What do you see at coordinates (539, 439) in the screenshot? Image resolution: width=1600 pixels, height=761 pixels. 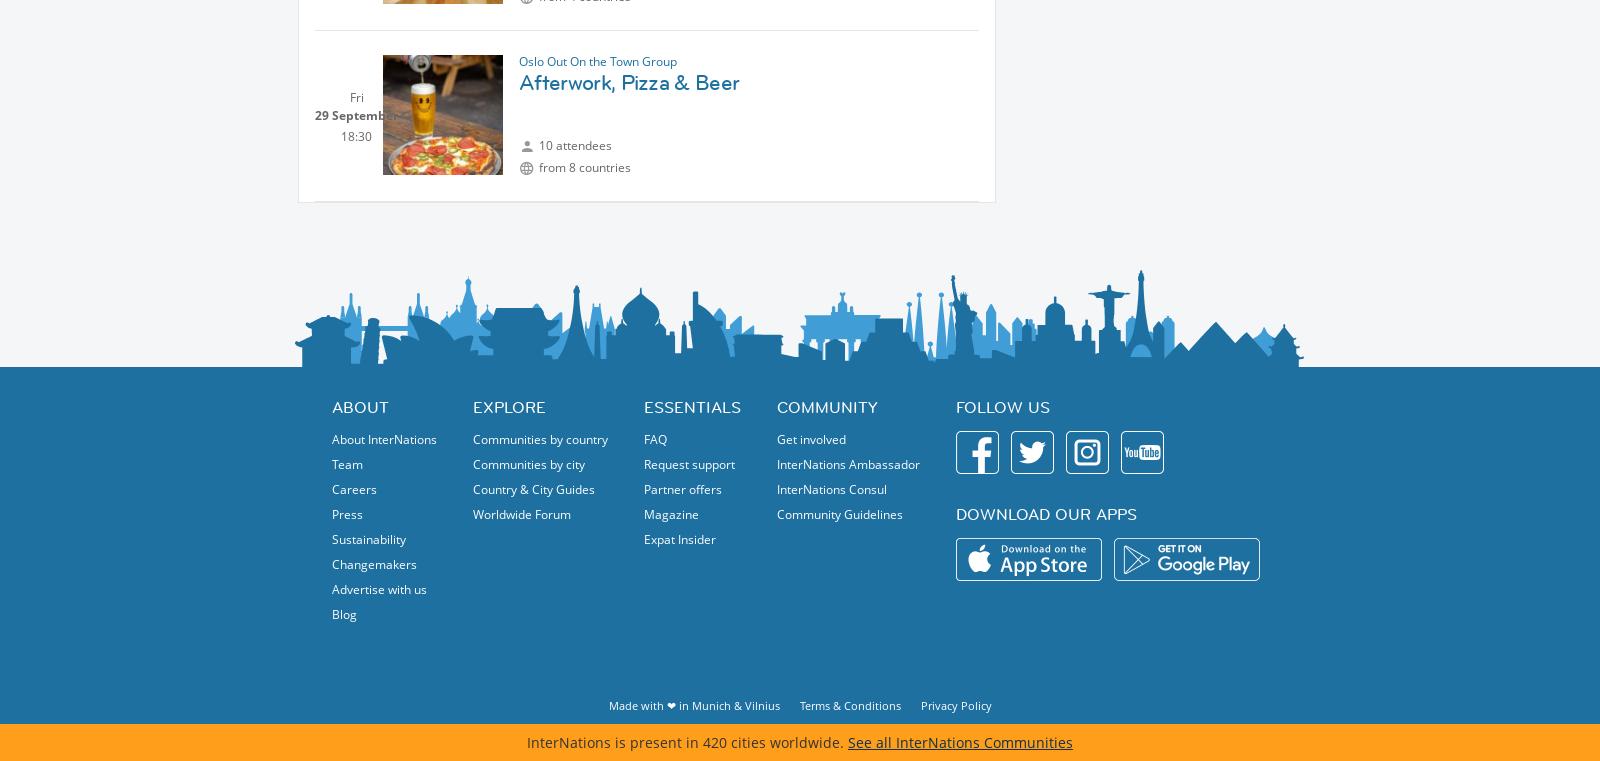 I see `'Communities by country'` at bounding box center [539, 439].